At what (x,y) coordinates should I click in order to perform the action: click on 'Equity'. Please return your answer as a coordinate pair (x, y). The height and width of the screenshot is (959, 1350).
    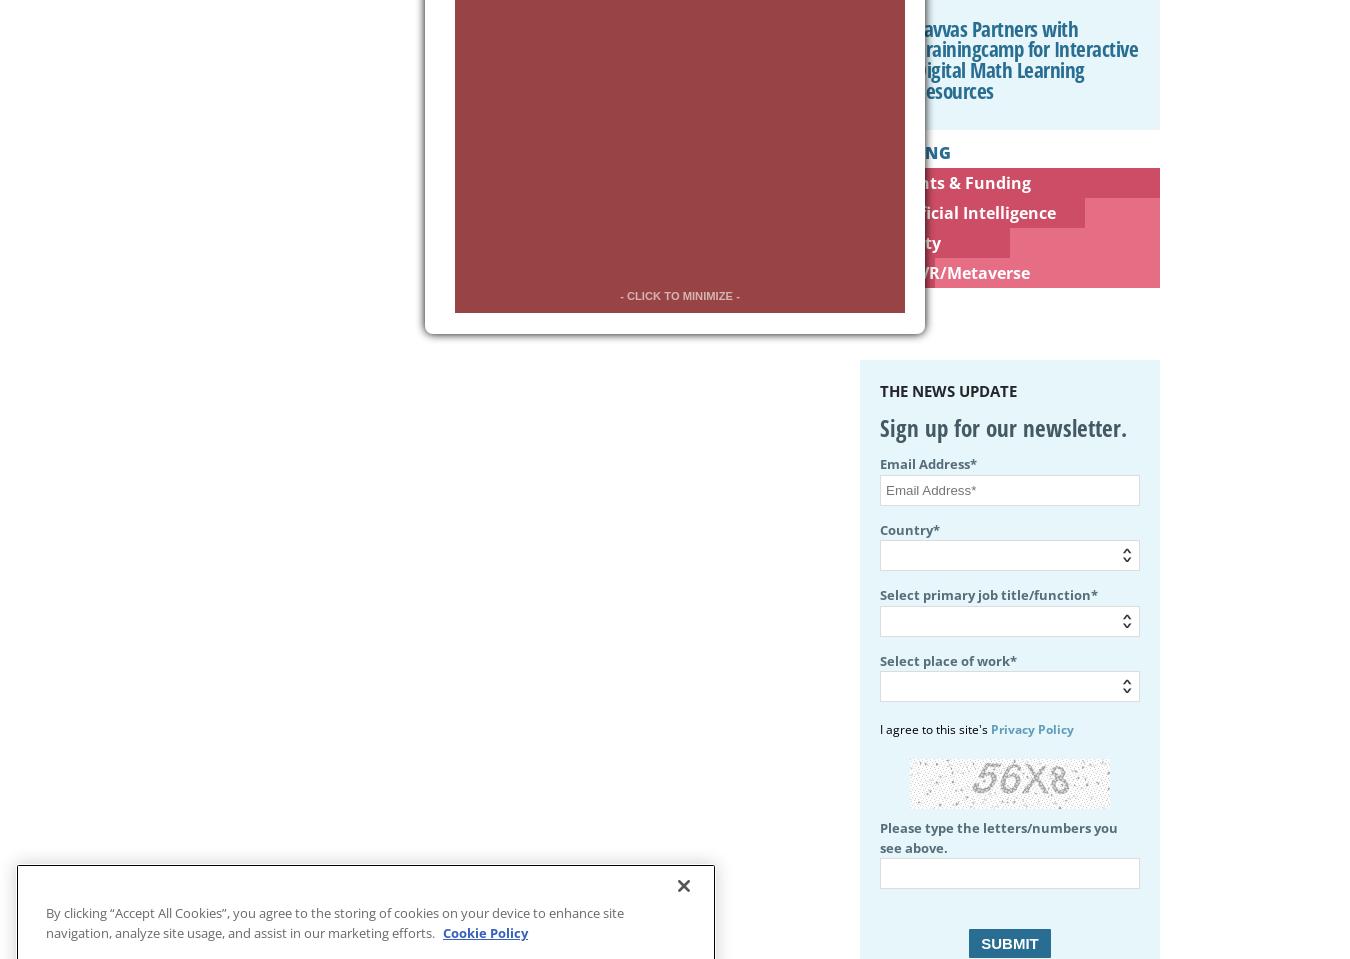
    Looking at the image, I should click on (914, 241).